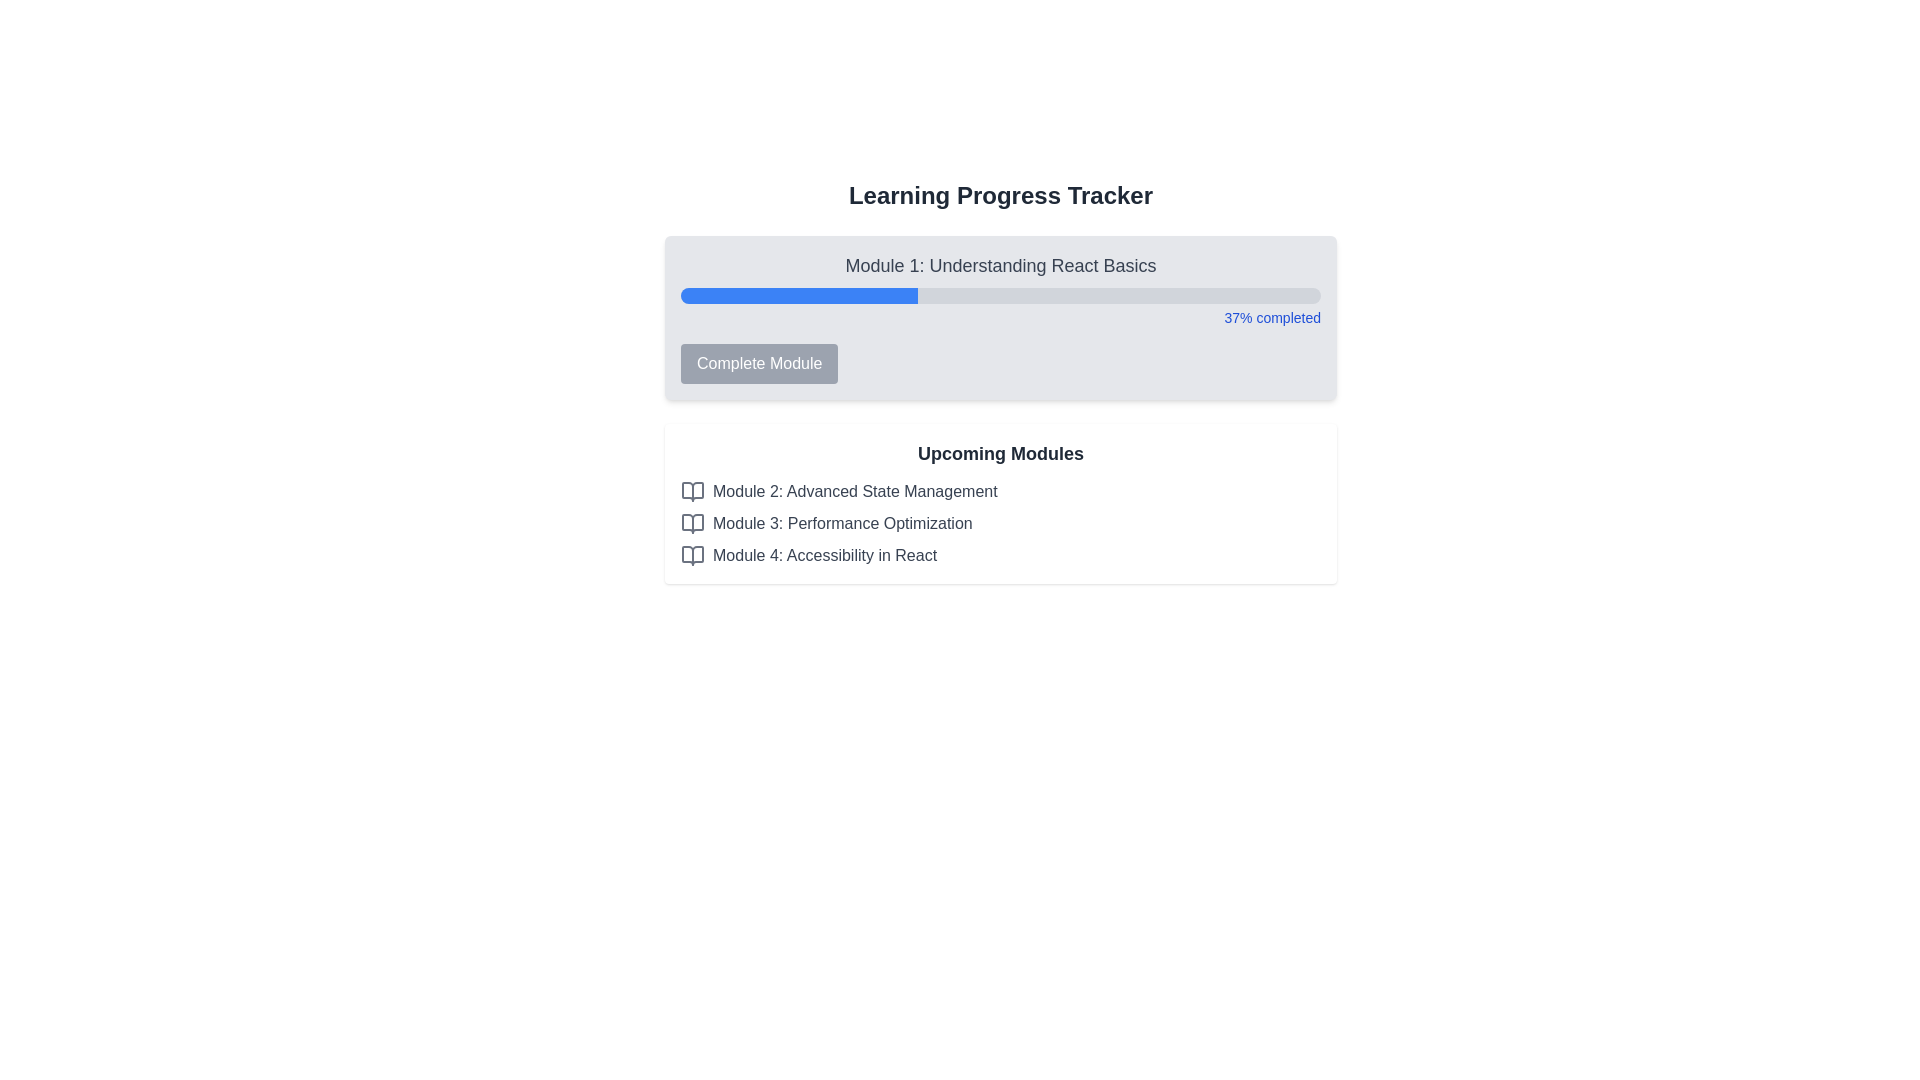 The image size is (1920, 1080). What do you see at coordinates (1001, 555) in the screenshot?
I see `the third list item component labeled 'Module 4: Accessibility in React'` at bounding box center [1001, 555].